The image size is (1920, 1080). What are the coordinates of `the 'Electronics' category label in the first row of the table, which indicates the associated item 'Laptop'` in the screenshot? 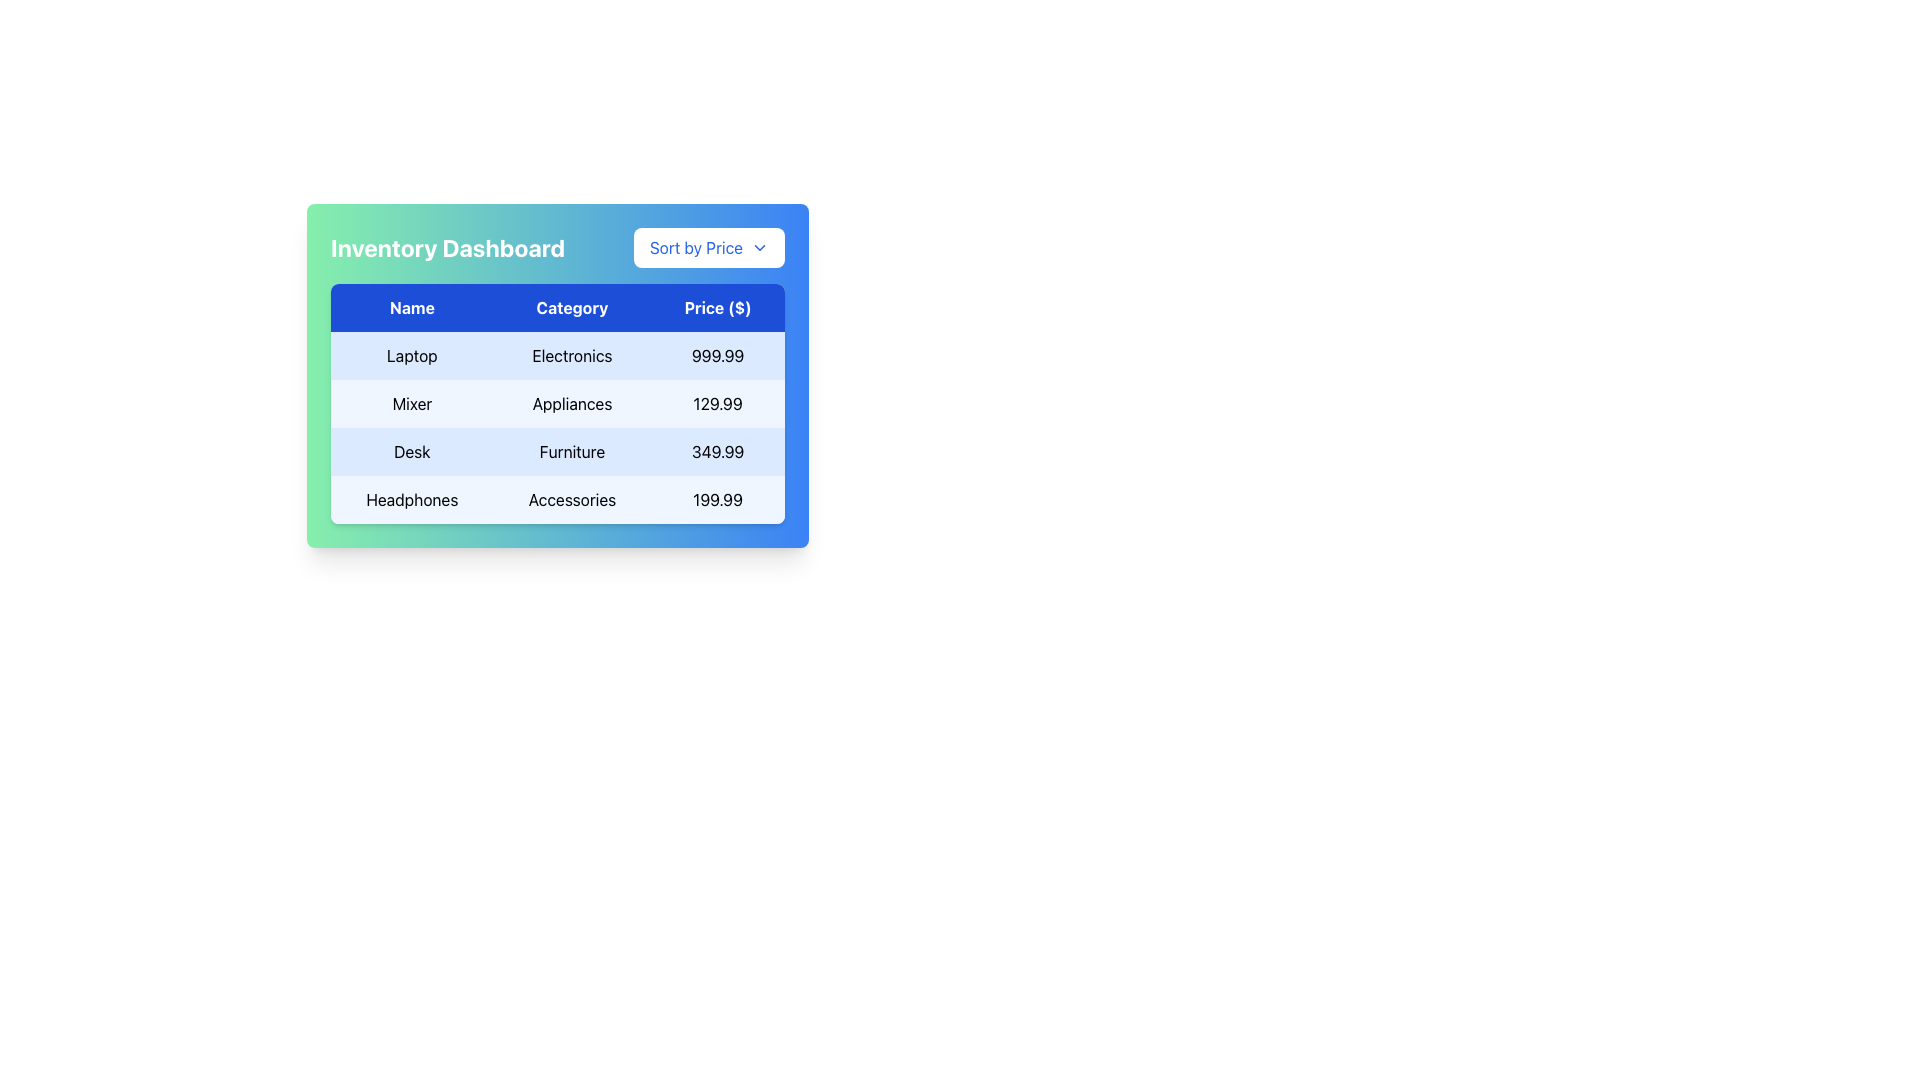 It's located at (571, 354).